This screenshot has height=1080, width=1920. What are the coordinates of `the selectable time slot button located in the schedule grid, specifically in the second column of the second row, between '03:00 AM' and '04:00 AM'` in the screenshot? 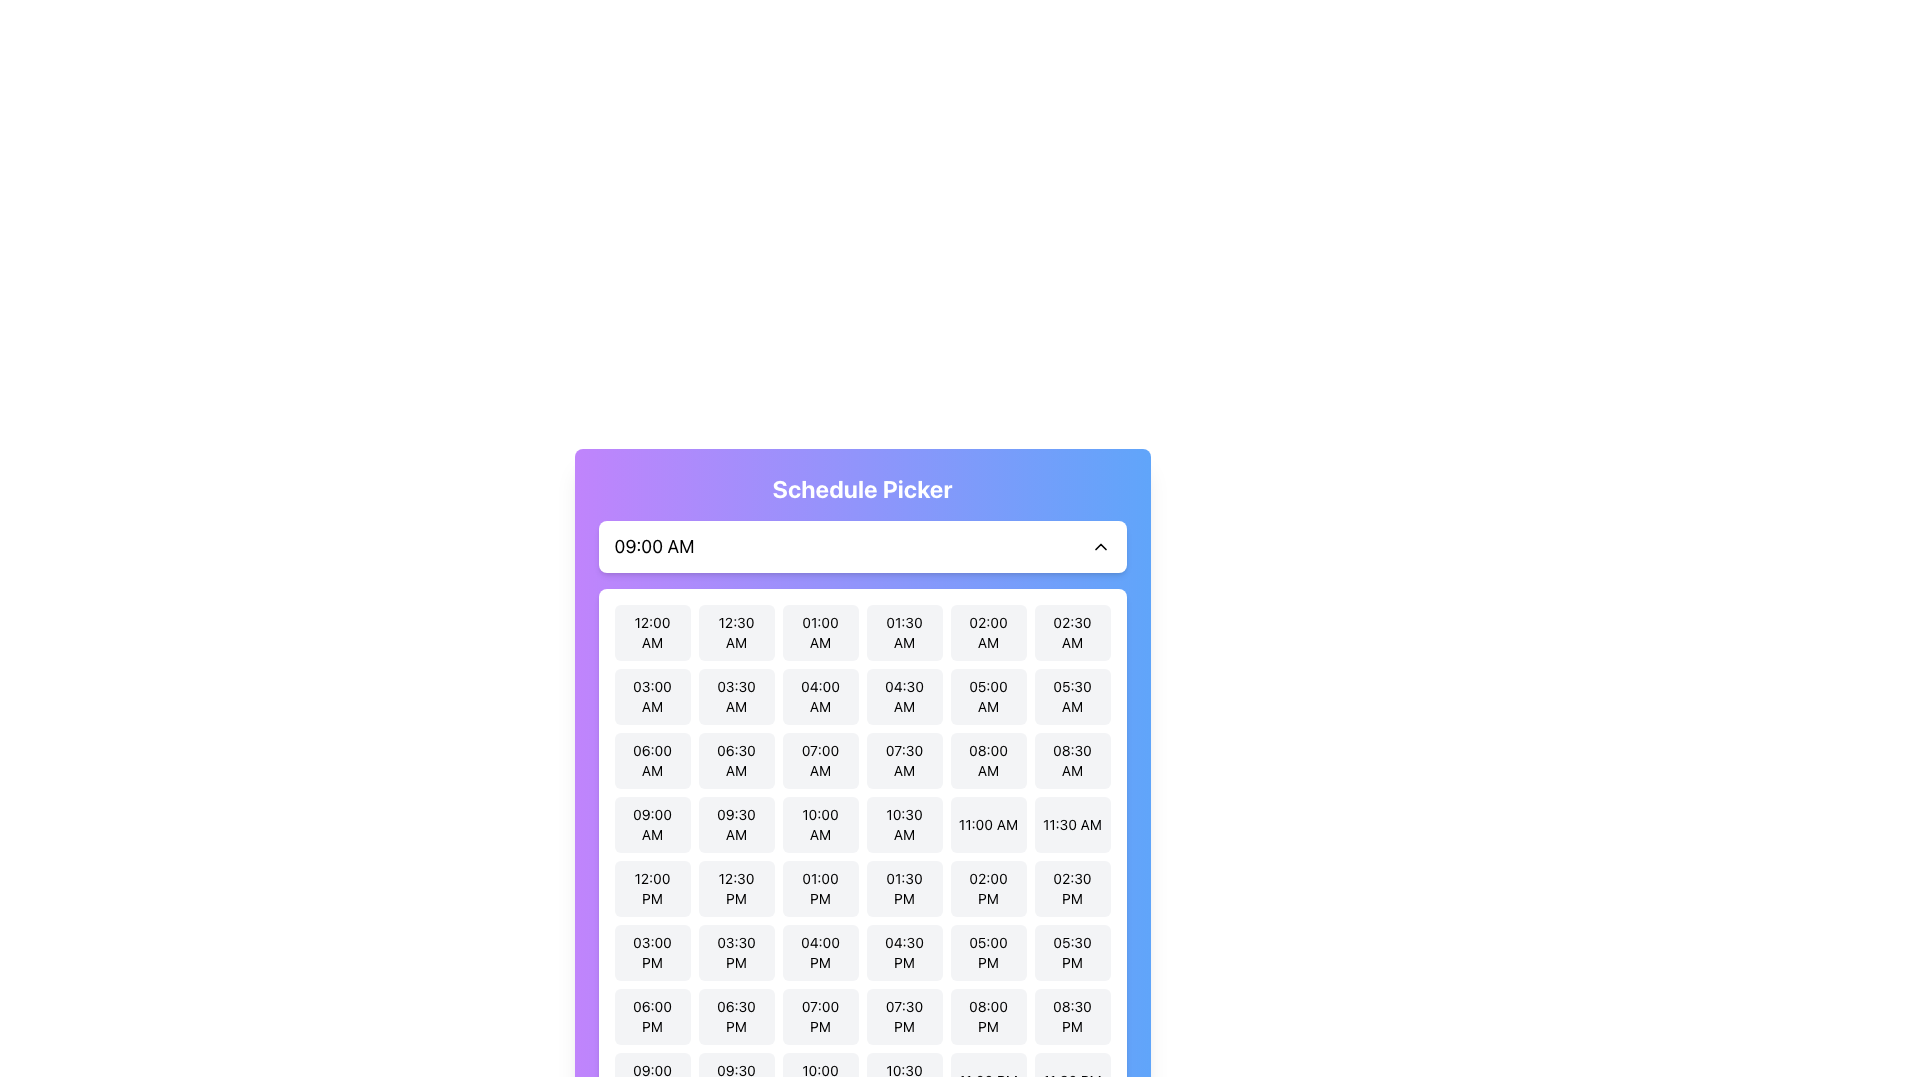 It's located at (735, 696).